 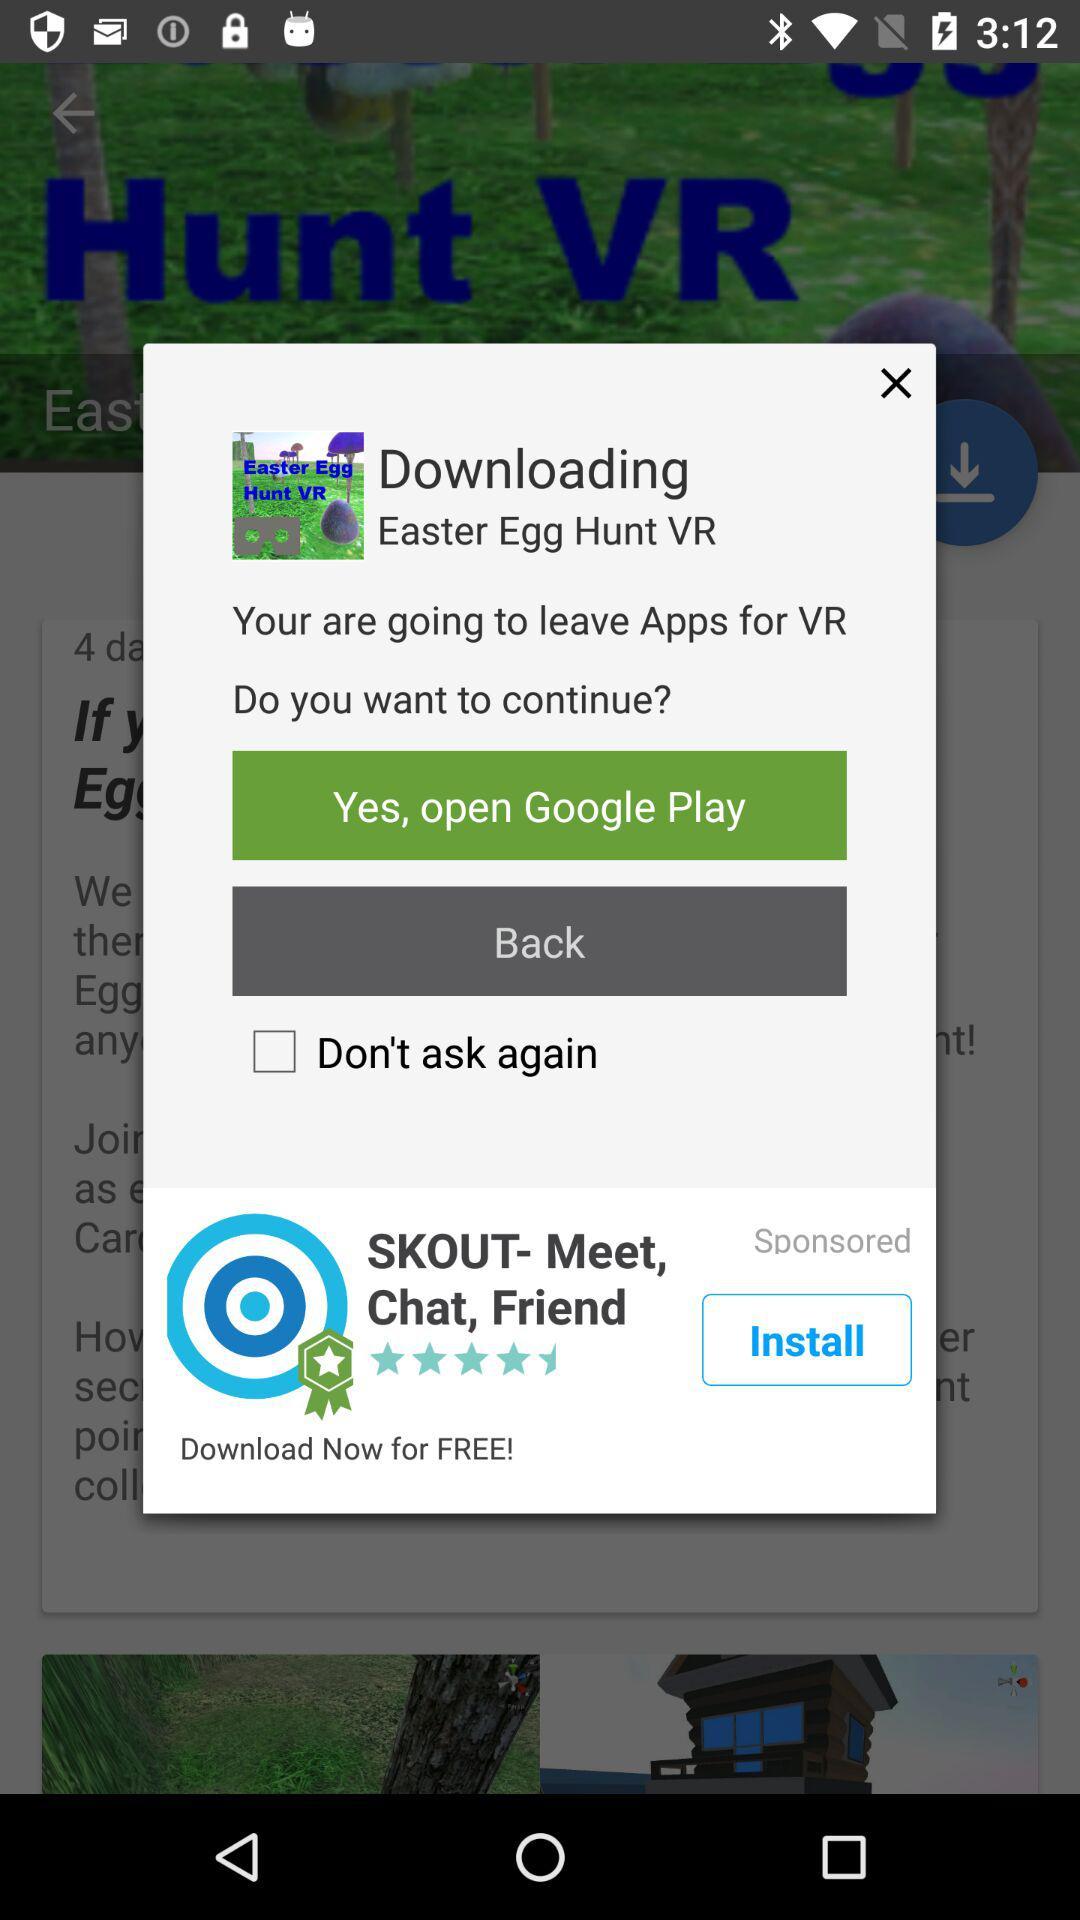 What do you see at coordinates (414, 1050) in the screenshot?
I see `the don t ask checkbox` at bounding box center [414, 1050].